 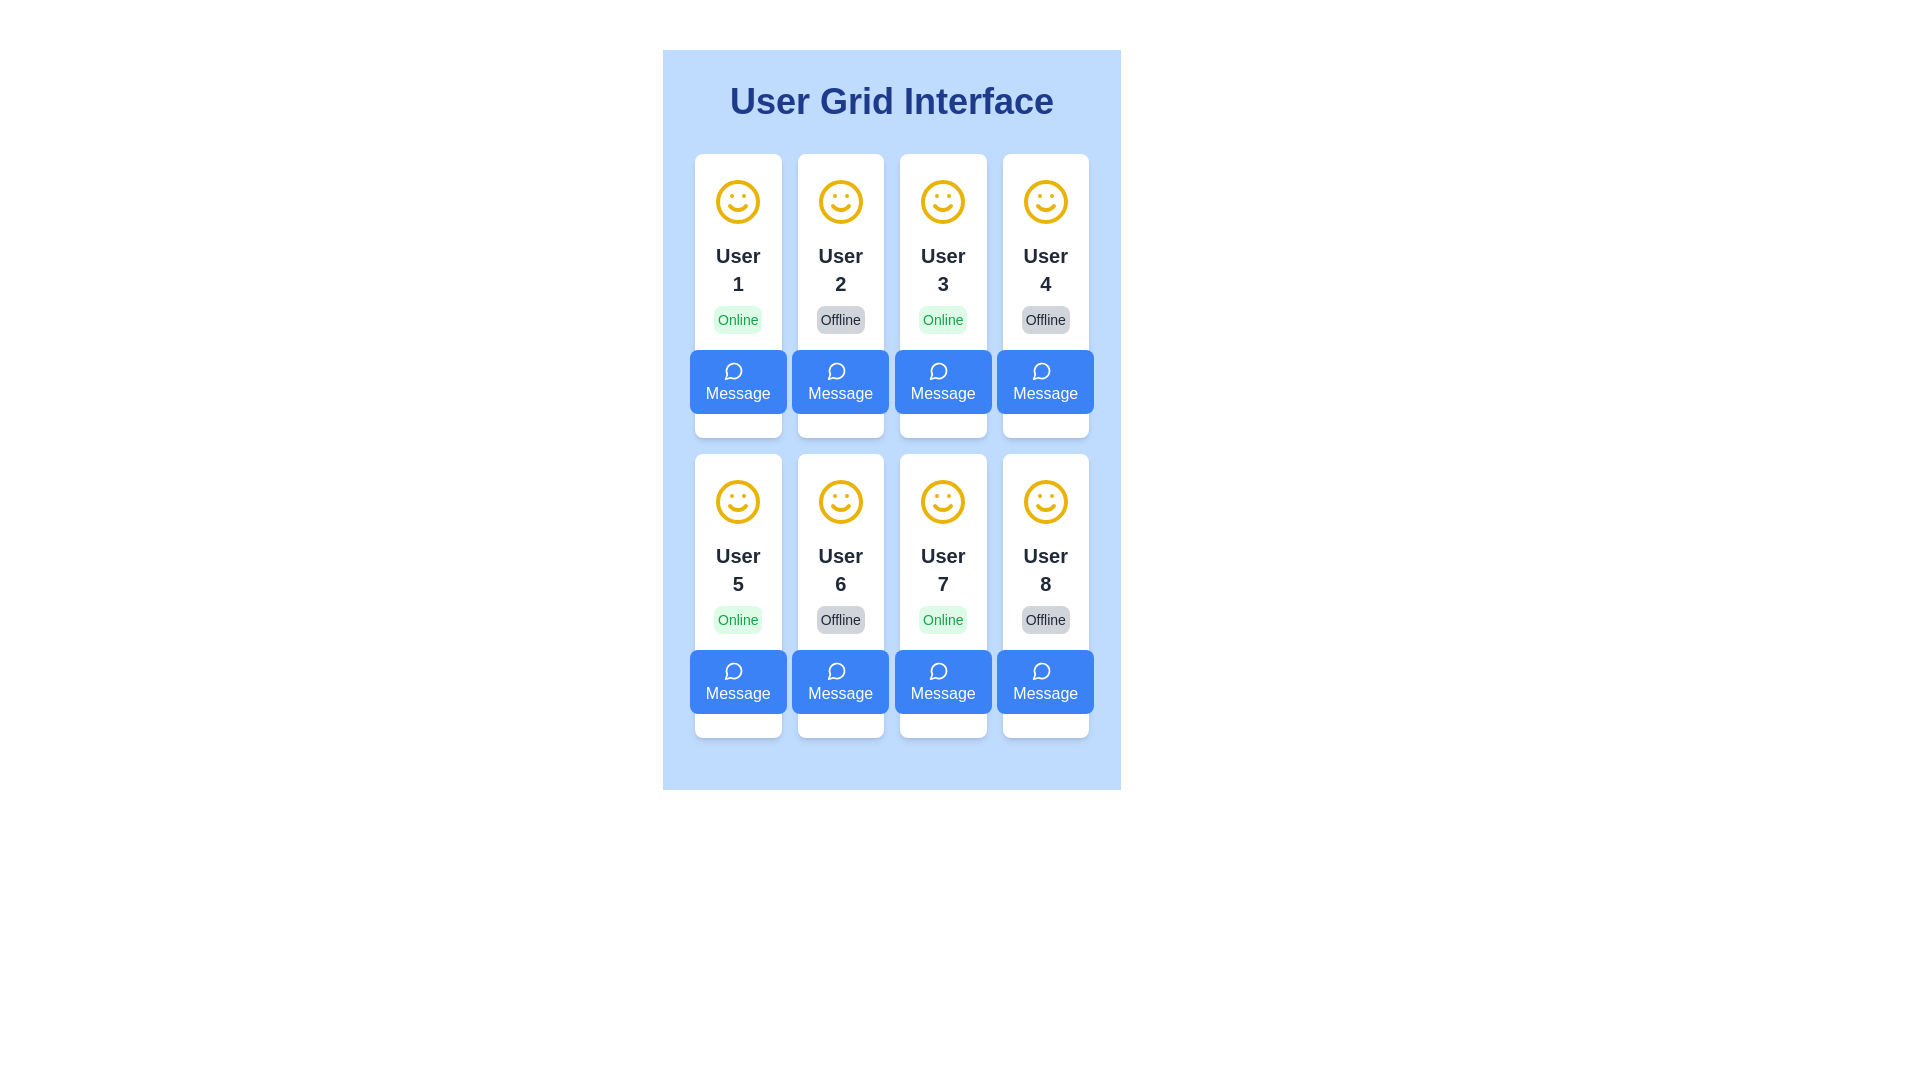 What do you see at coordinates (891, 101) in the screenshot?
I see `text displayed in the header labeled 'User Grid Interface', which is a large, bold, blue font positioned at the top center of the interface` at bounding box center [891, 101].